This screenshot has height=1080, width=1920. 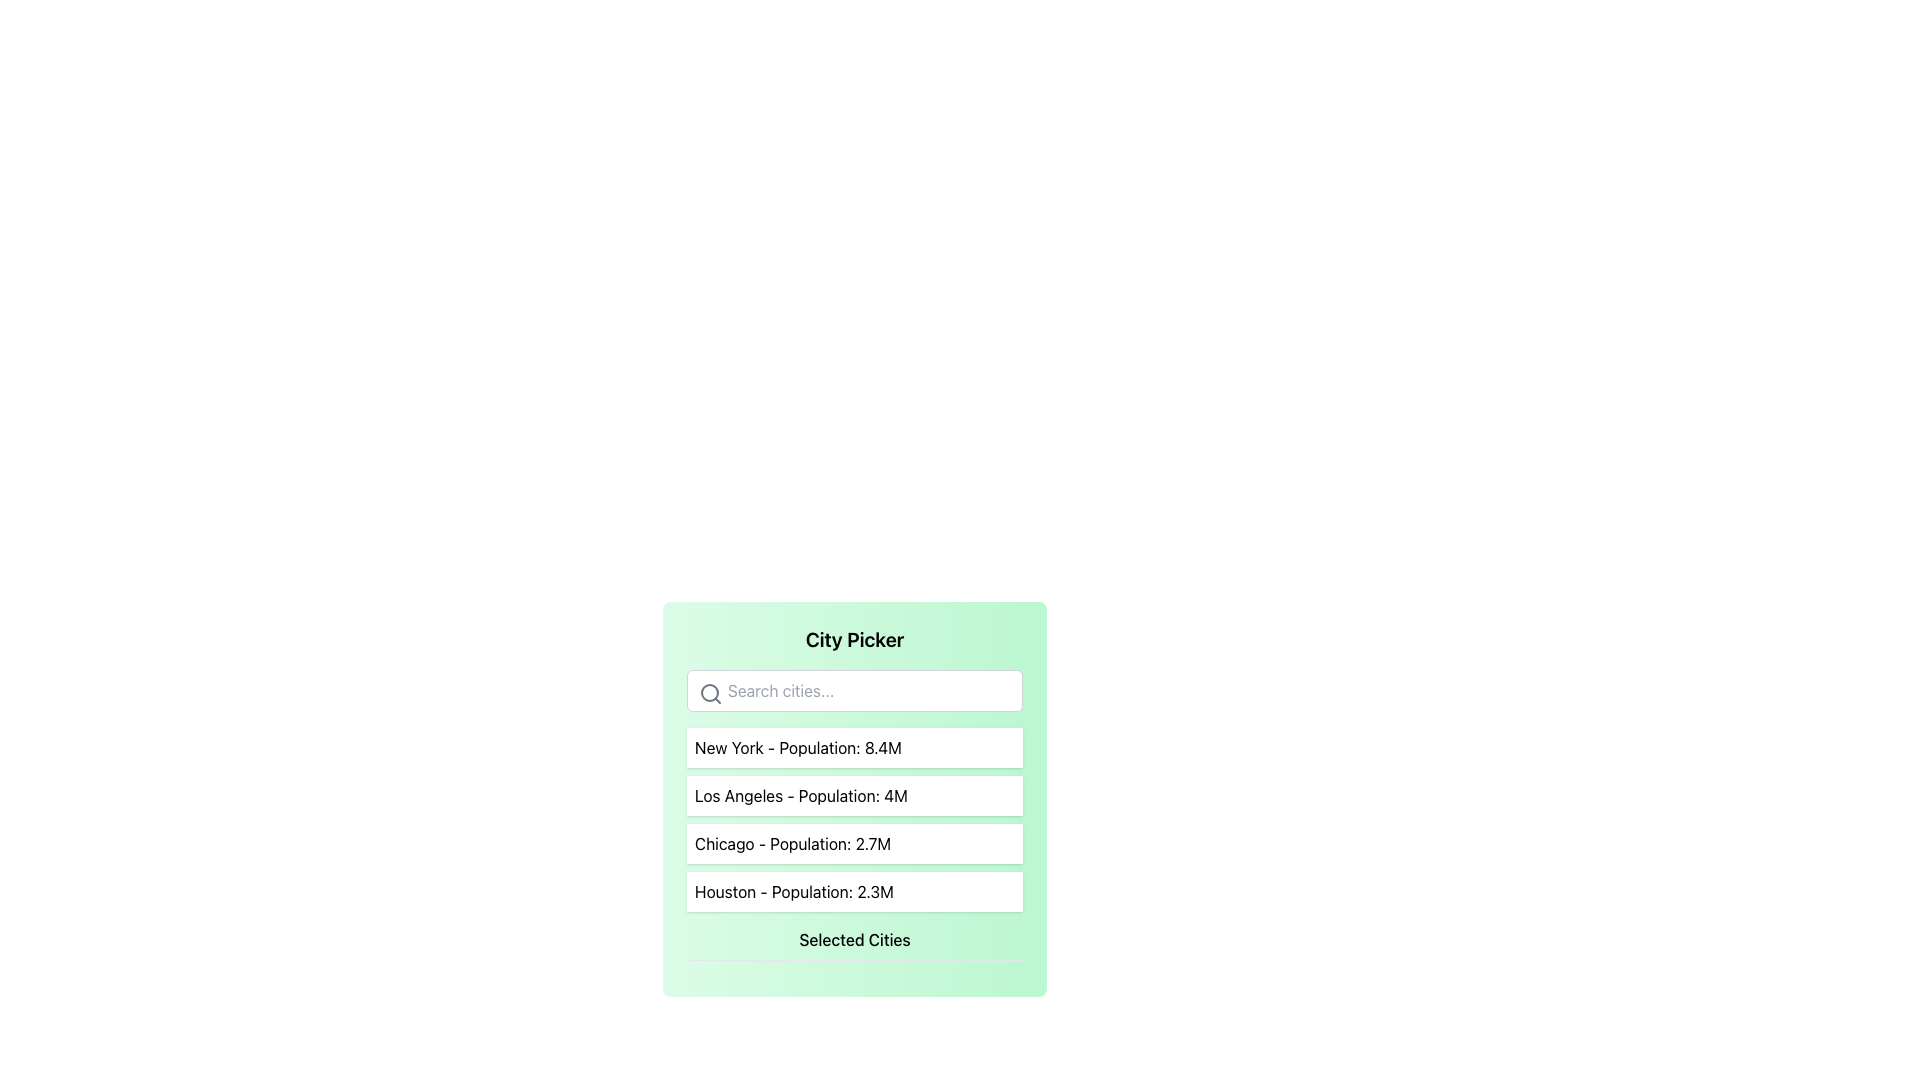 I want to click on the text label that serves as a header for 'Selected Cities', located at the bottom of the City Picker component, beneath 'Houston - Population: 2.3M', so click(x=854, y=944).